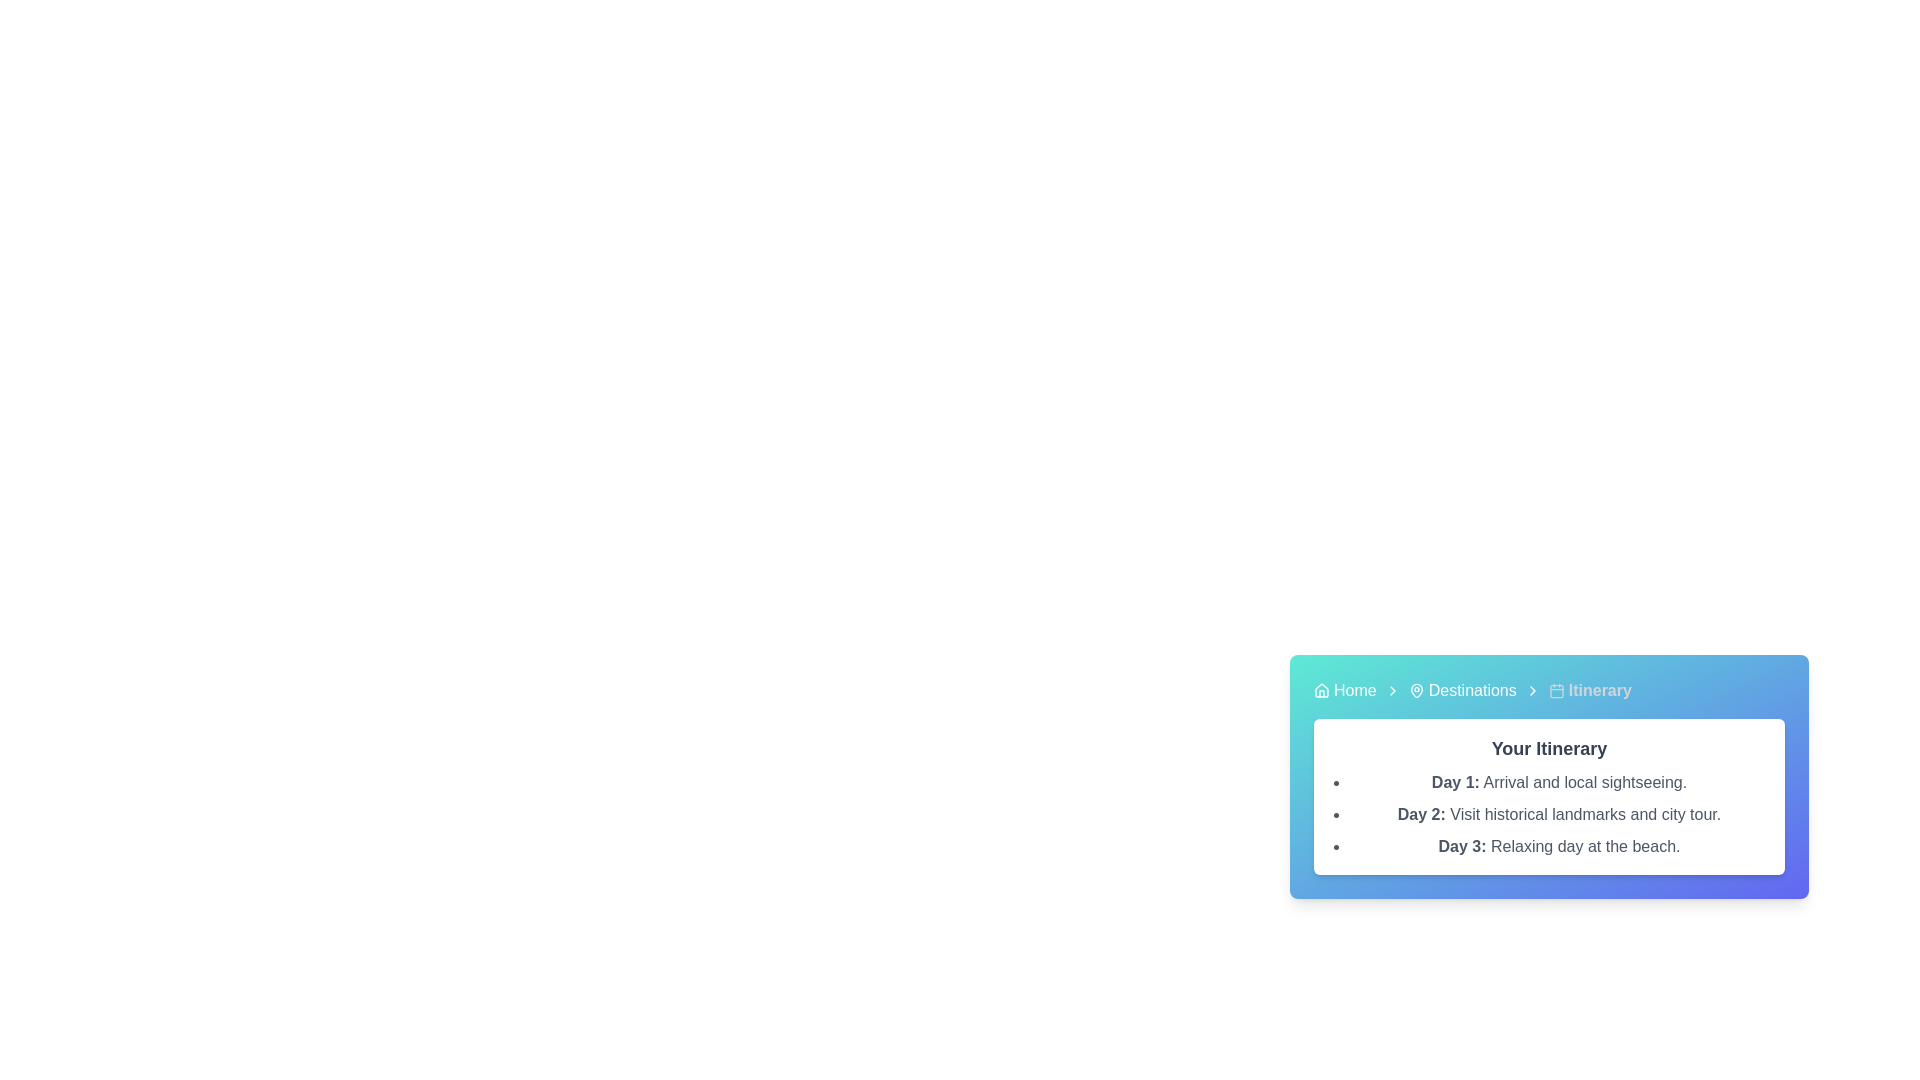 The height and width of the screenshot is (1080, 1920). Describe the element at coordinates (1558, 782) in the screenshot. I see `the text element displaying 'Day 1: Arrival and local sightseeing.' which is the first item in the bulleted list under 'Your Itinerary.'` at that location.